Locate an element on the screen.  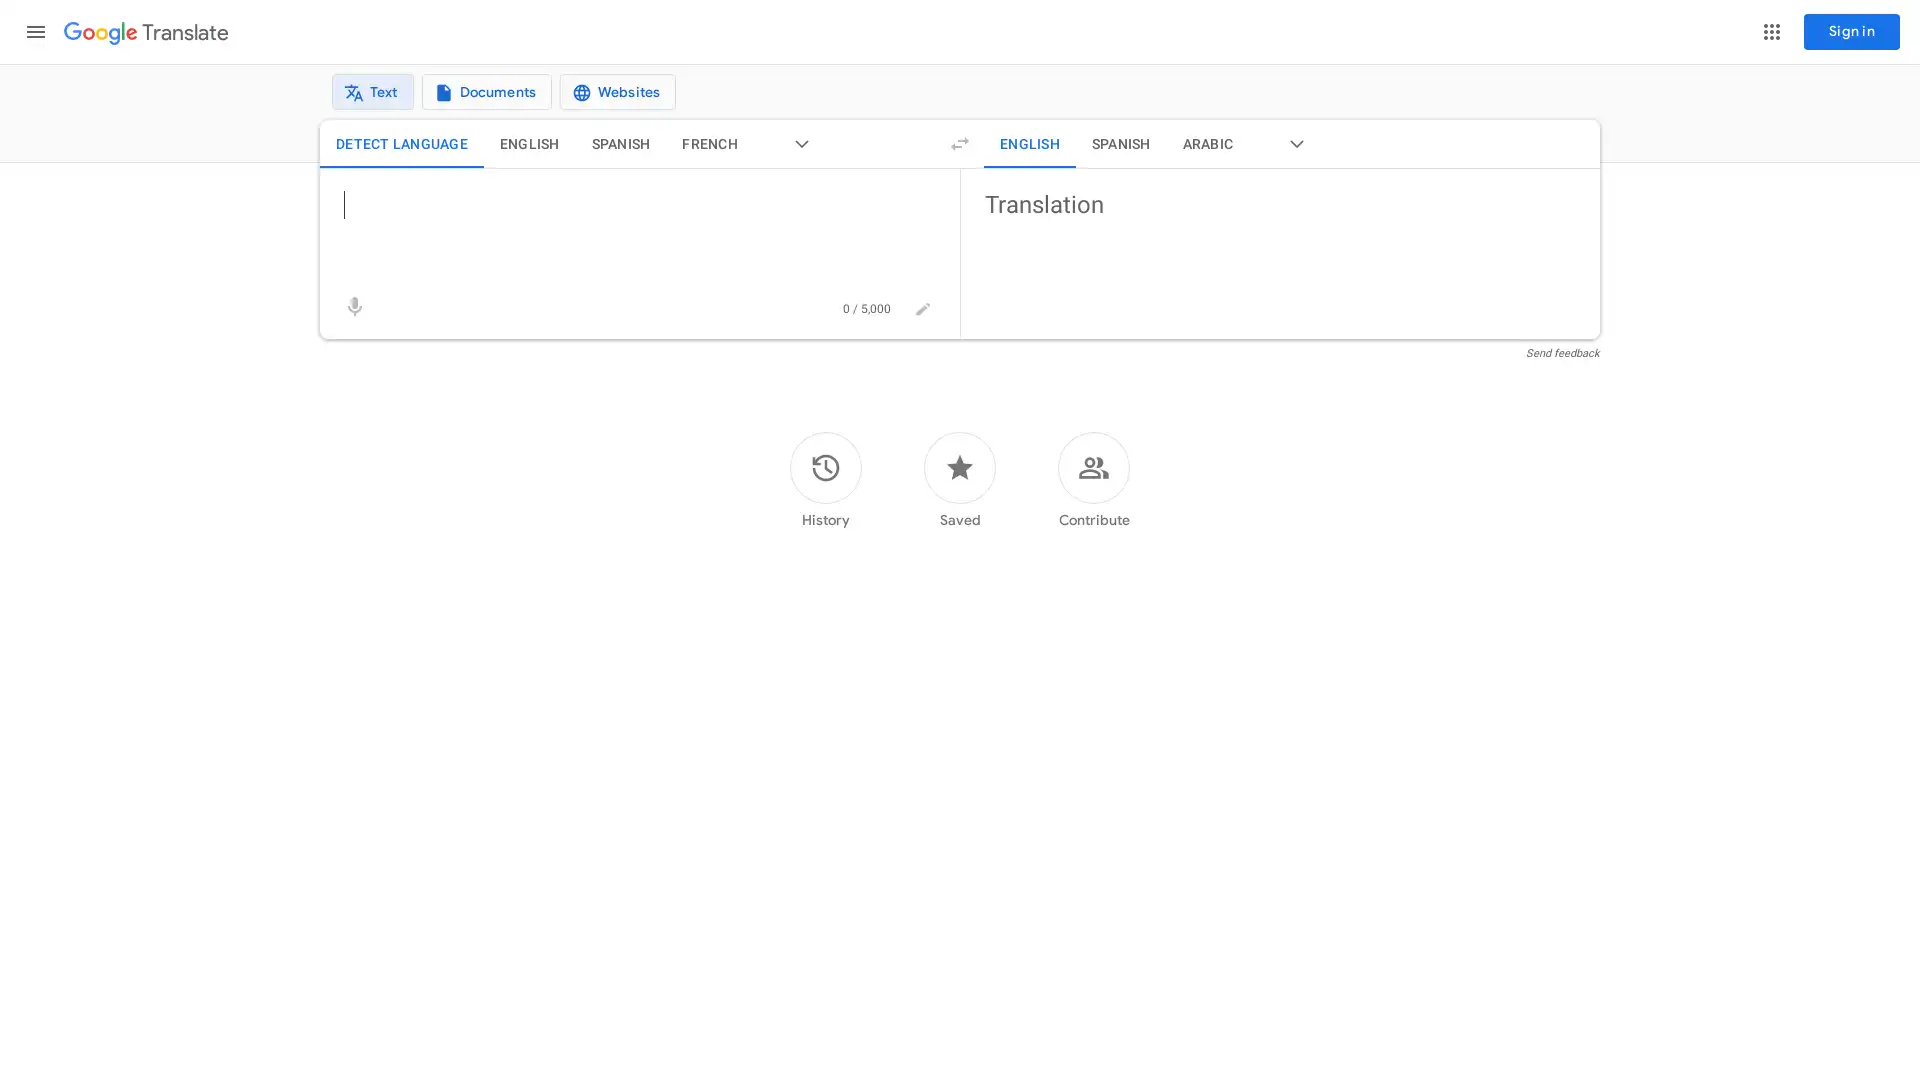
Text translation is located at coordinates (360, 97).